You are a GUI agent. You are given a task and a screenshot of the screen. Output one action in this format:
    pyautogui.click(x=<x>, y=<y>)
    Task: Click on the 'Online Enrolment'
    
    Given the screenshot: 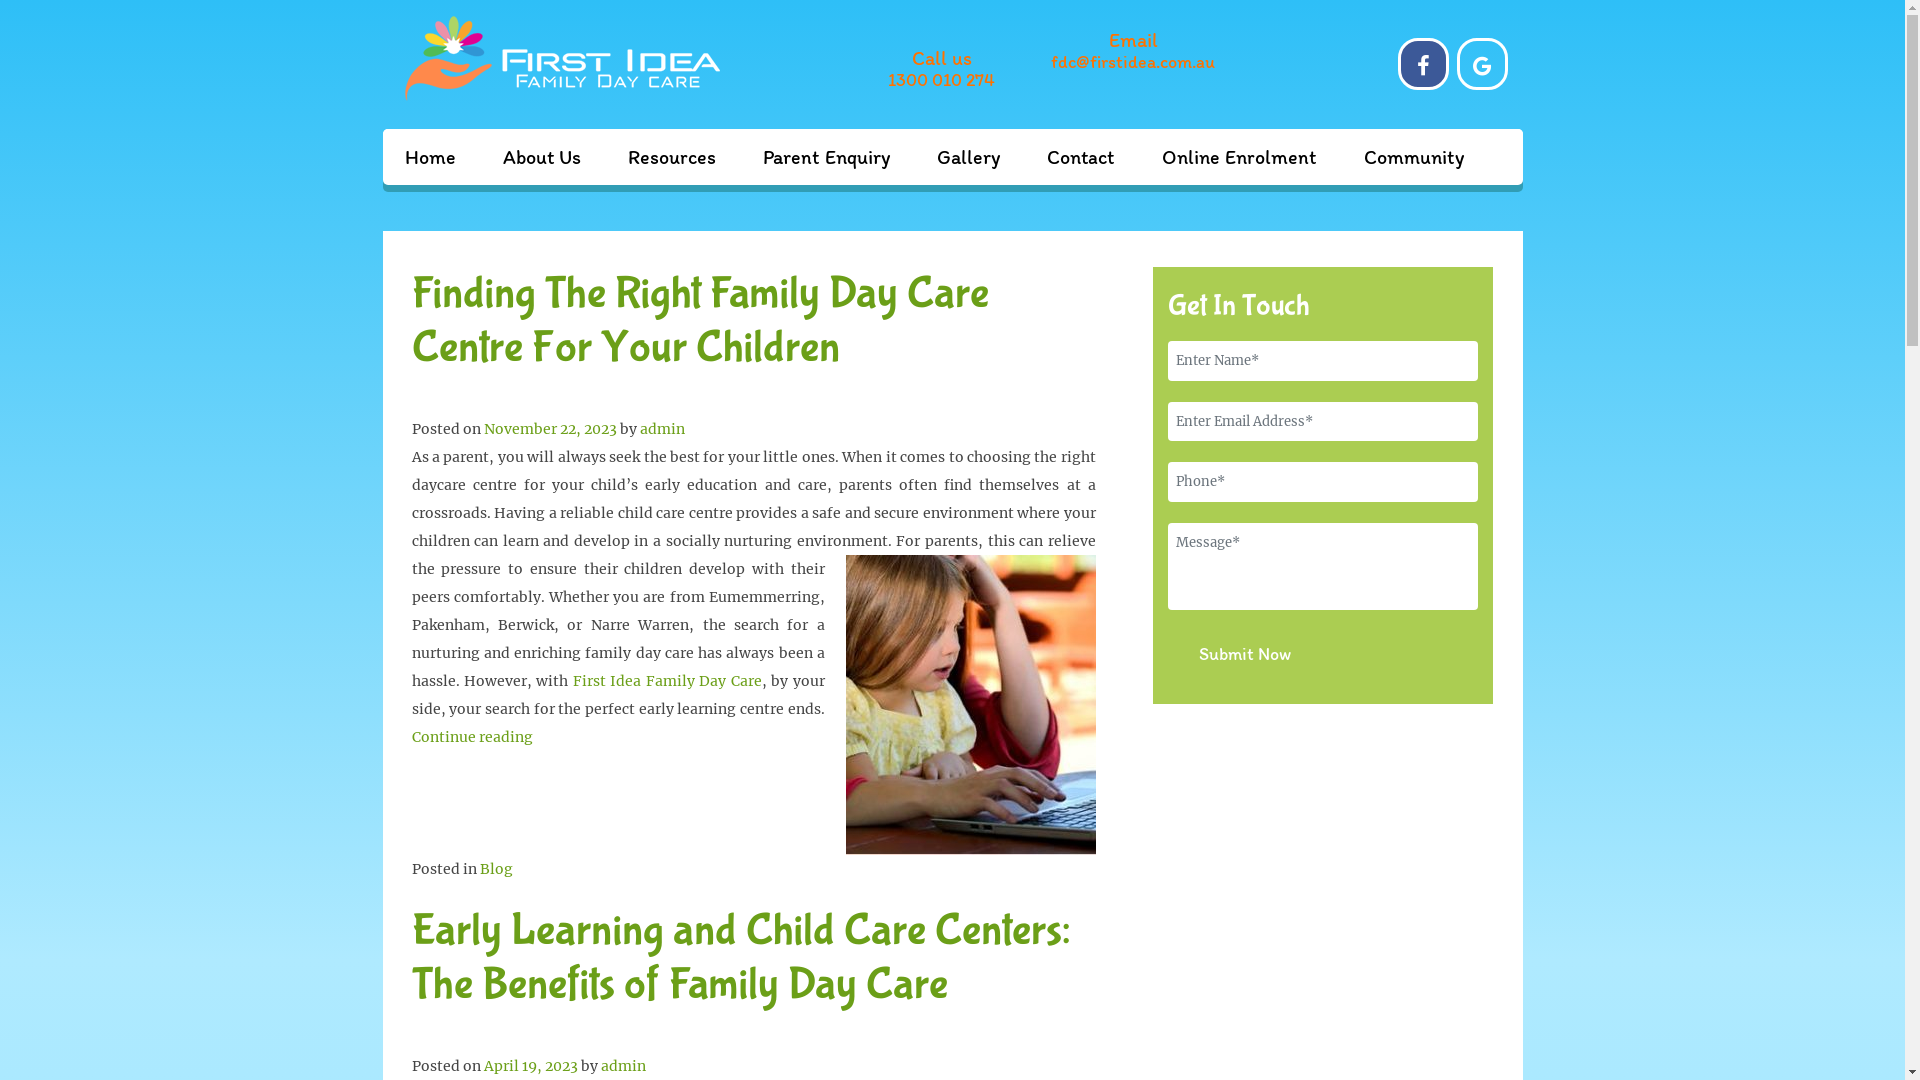 What is the action you would take?
    pyautogui.click(x=1238, y=156)
    